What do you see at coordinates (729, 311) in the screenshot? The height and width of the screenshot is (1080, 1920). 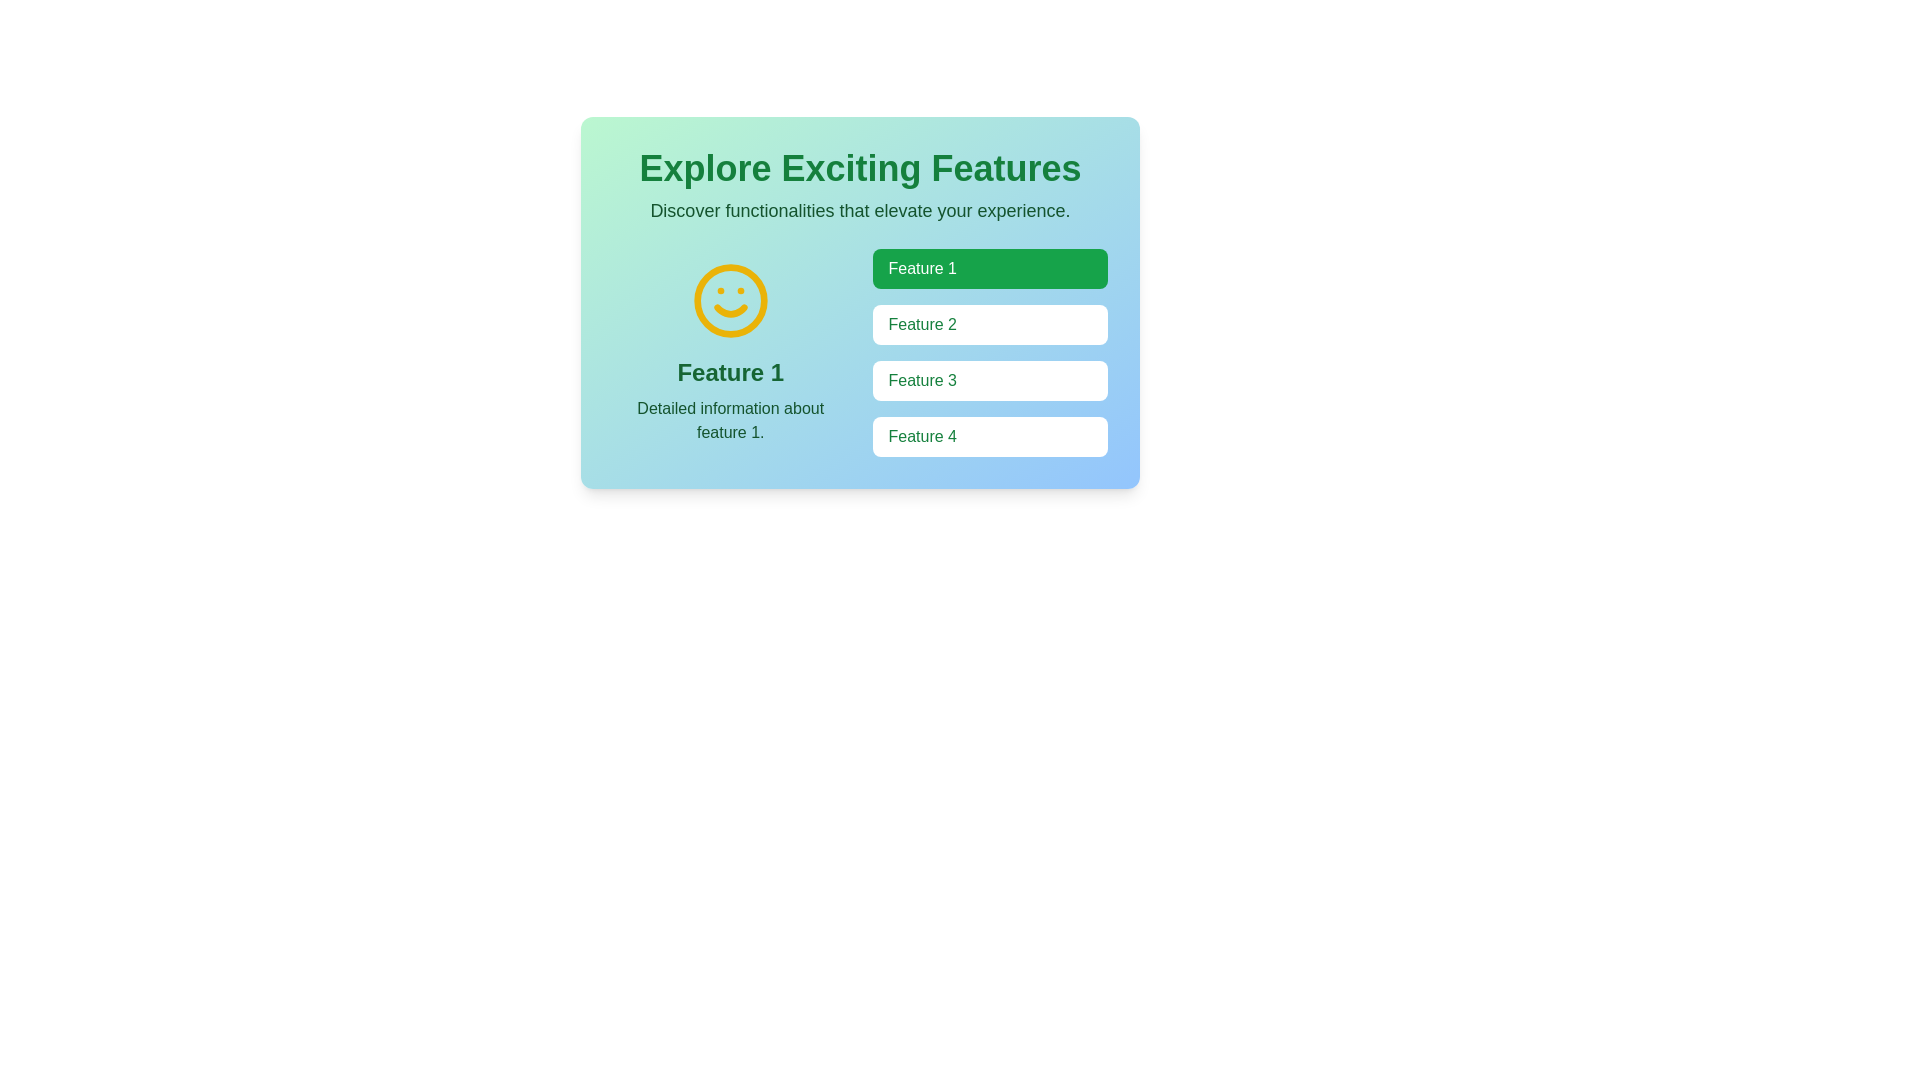 I see `the curved line representing the mouth of the smiley face icon, which is yellow and located to the left of the 'Feature 1' label` at bounding box center [729, 311].